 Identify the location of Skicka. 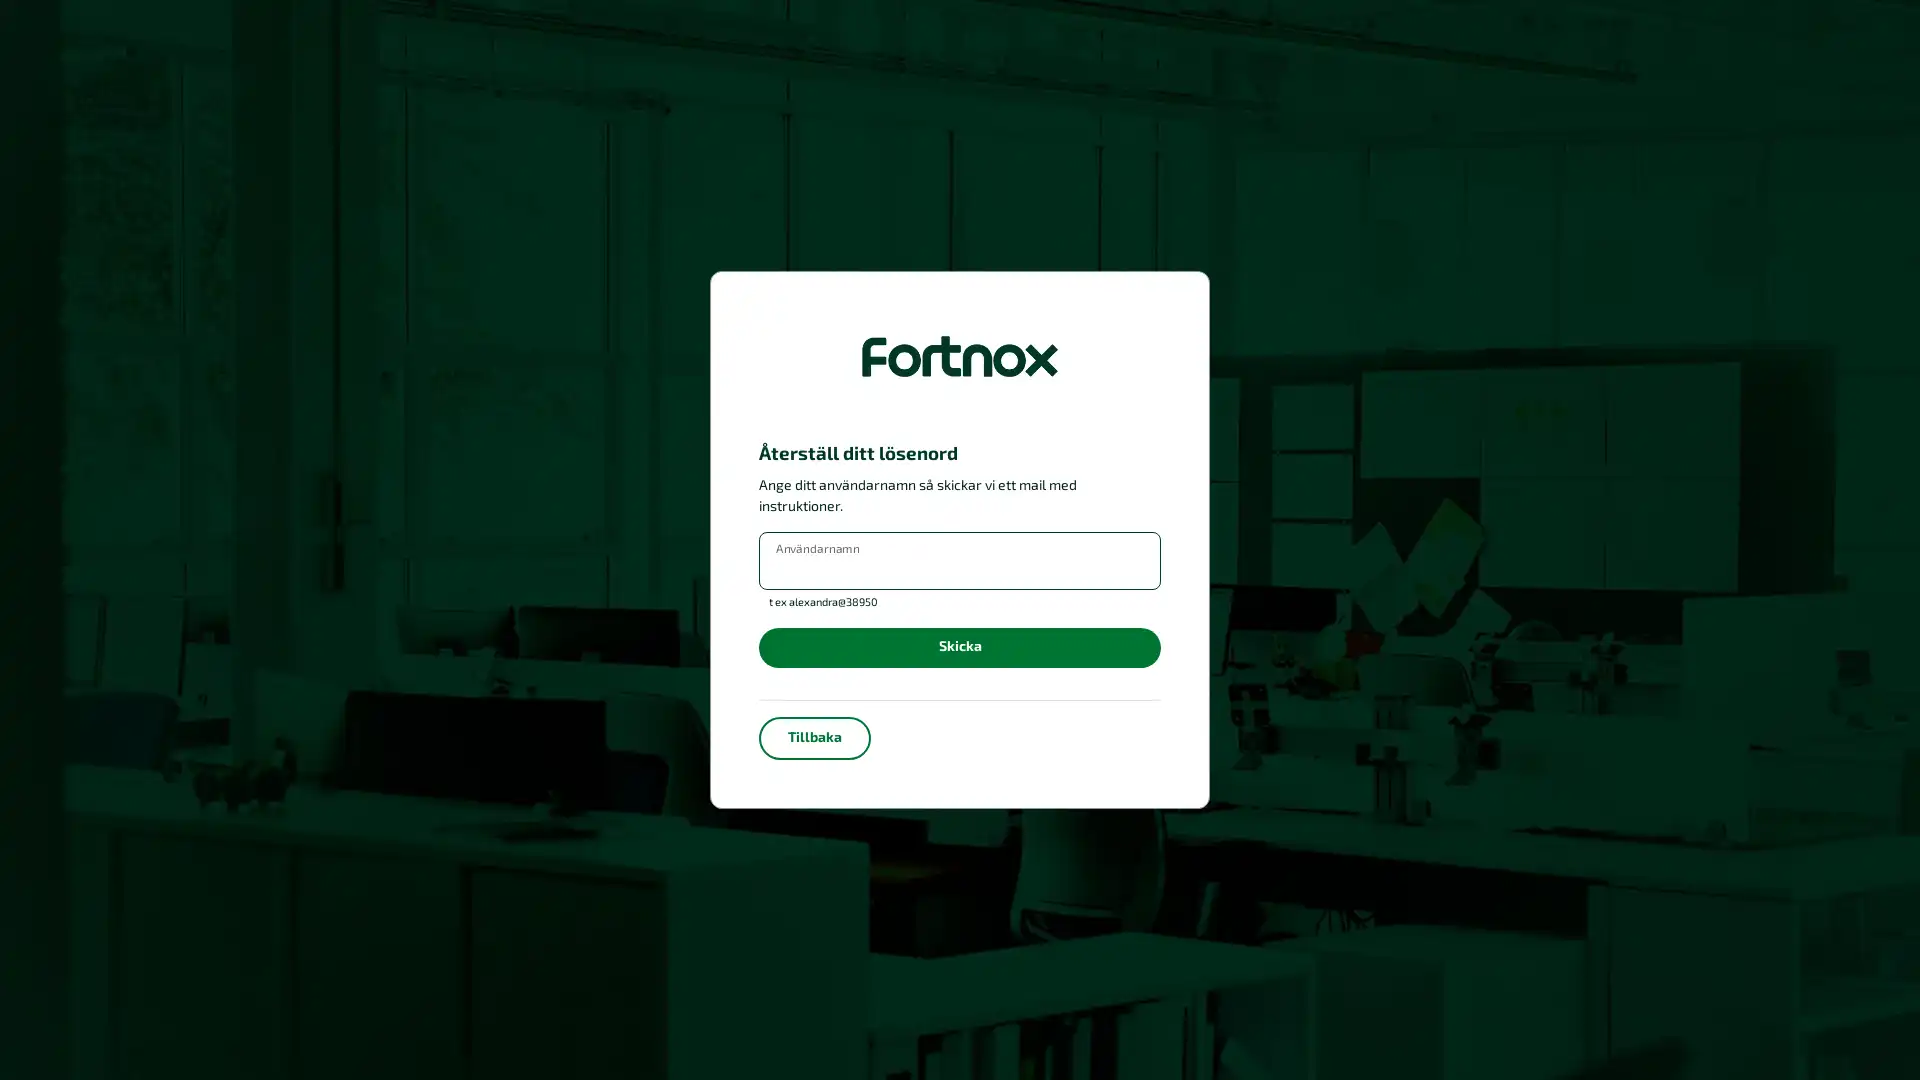
(960, 647).